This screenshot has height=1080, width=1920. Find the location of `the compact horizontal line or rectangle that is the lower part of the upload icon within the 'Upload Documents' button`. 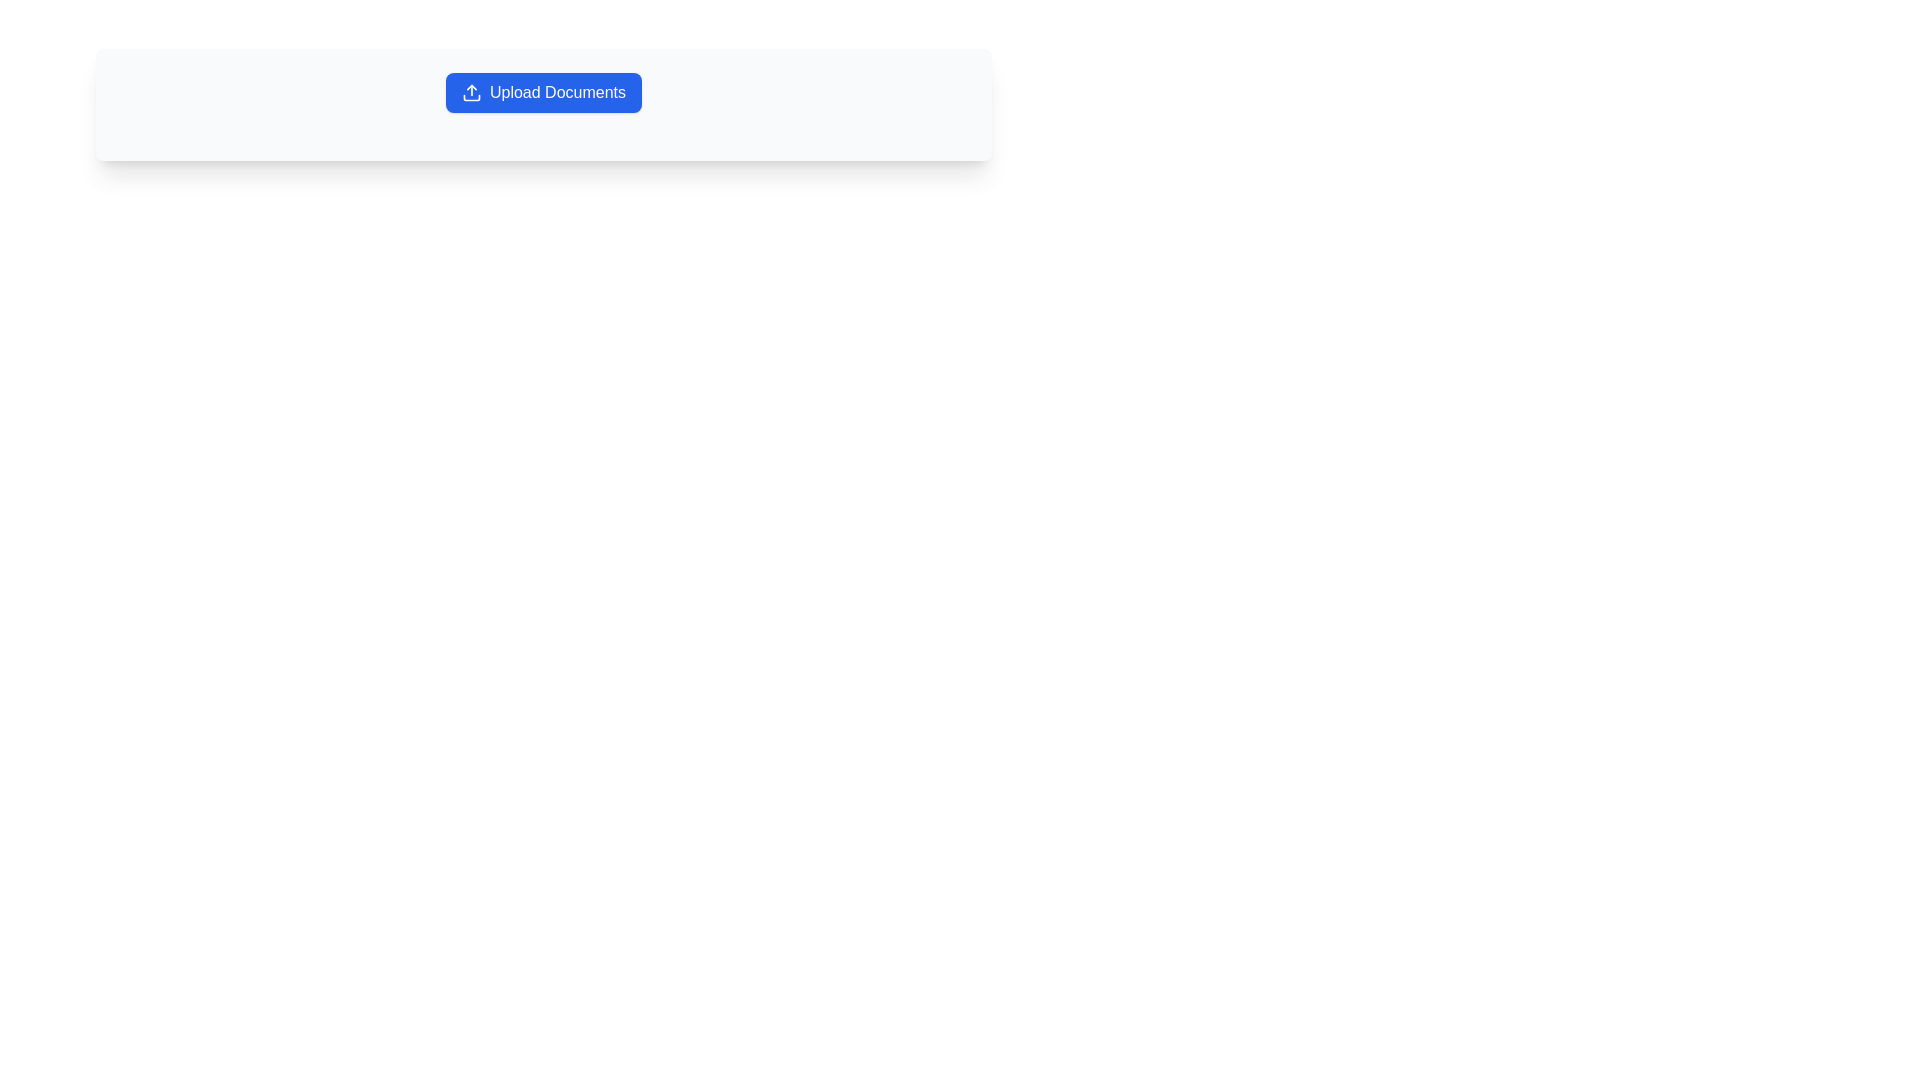

the compact horizontal line or rectangle that is the lower part of the upload icon within the 'Upload Documents' button is located at coordinates (470, 97).